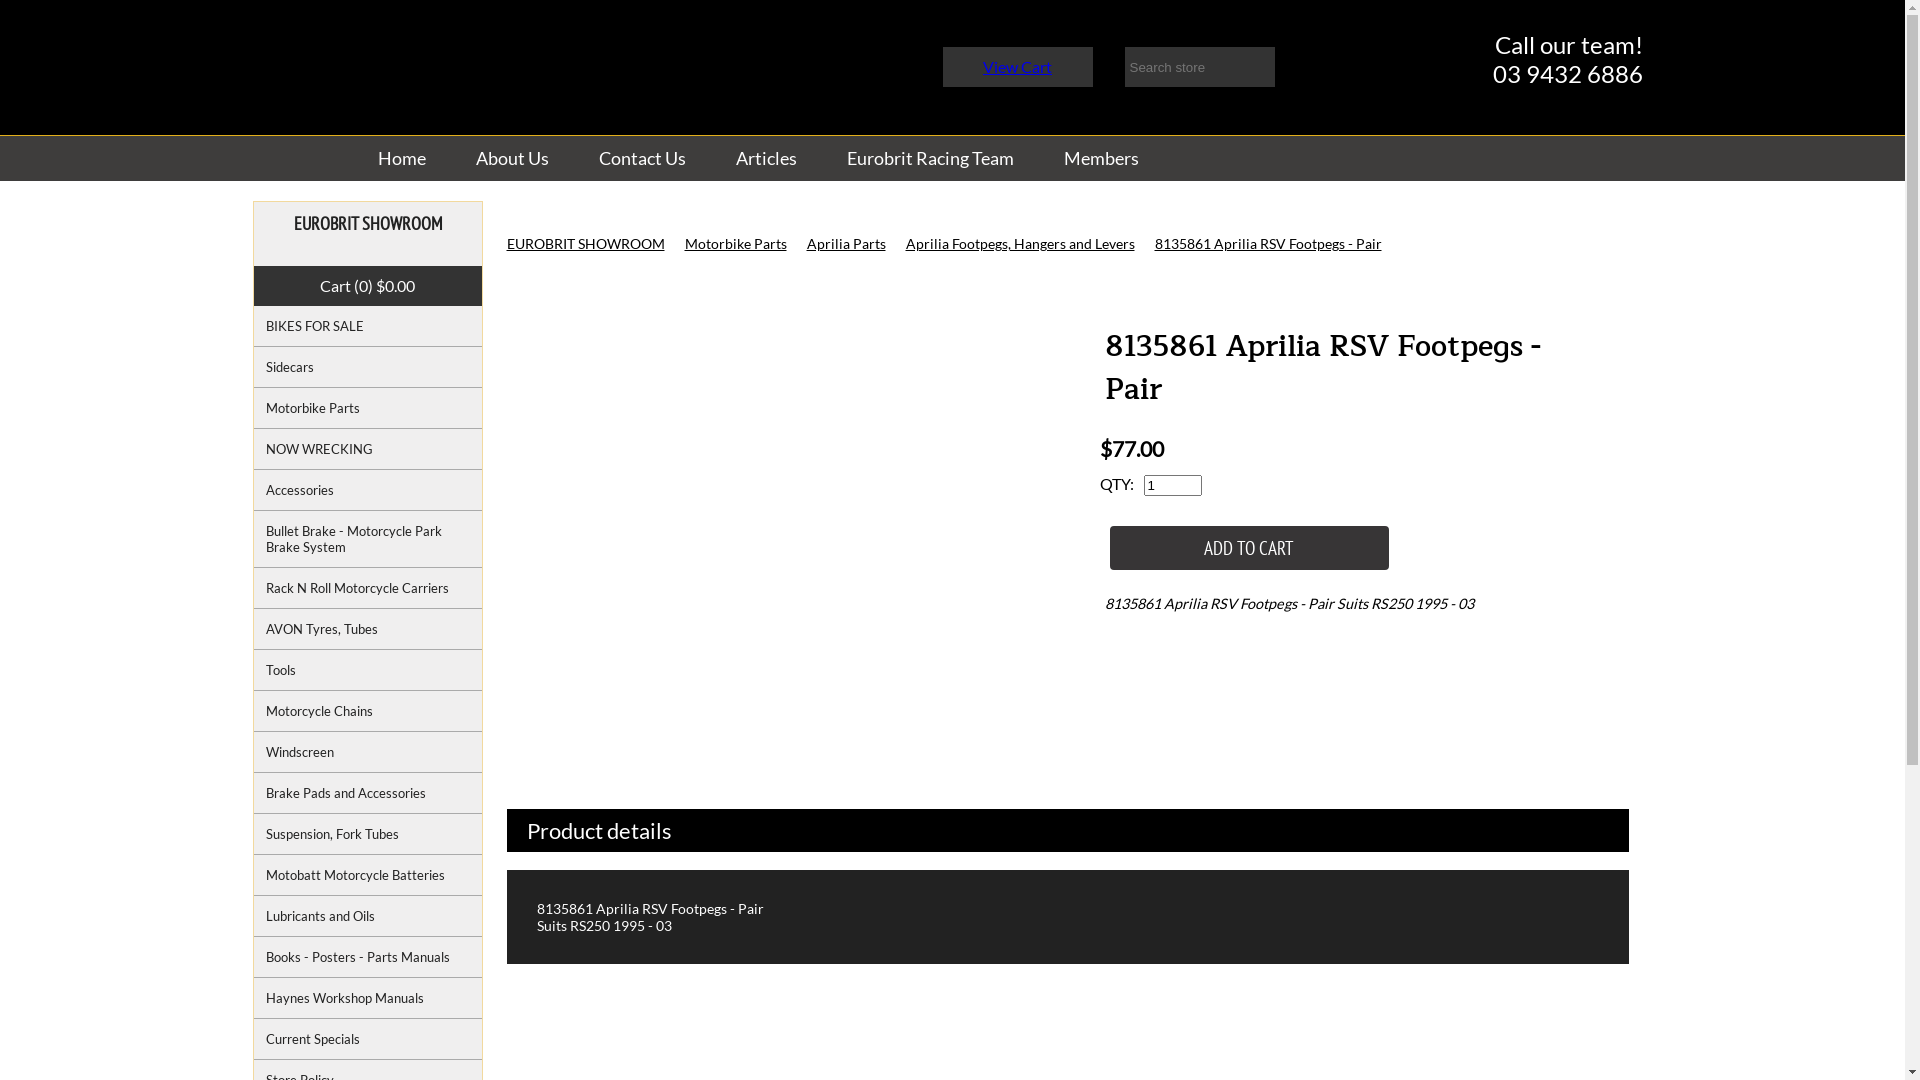 This screenshot has height=1080, width=1920. What do you see at coordinates (1037, 157) in the screenshot?
I see `'Members'` at bounding box center [1037, 157].